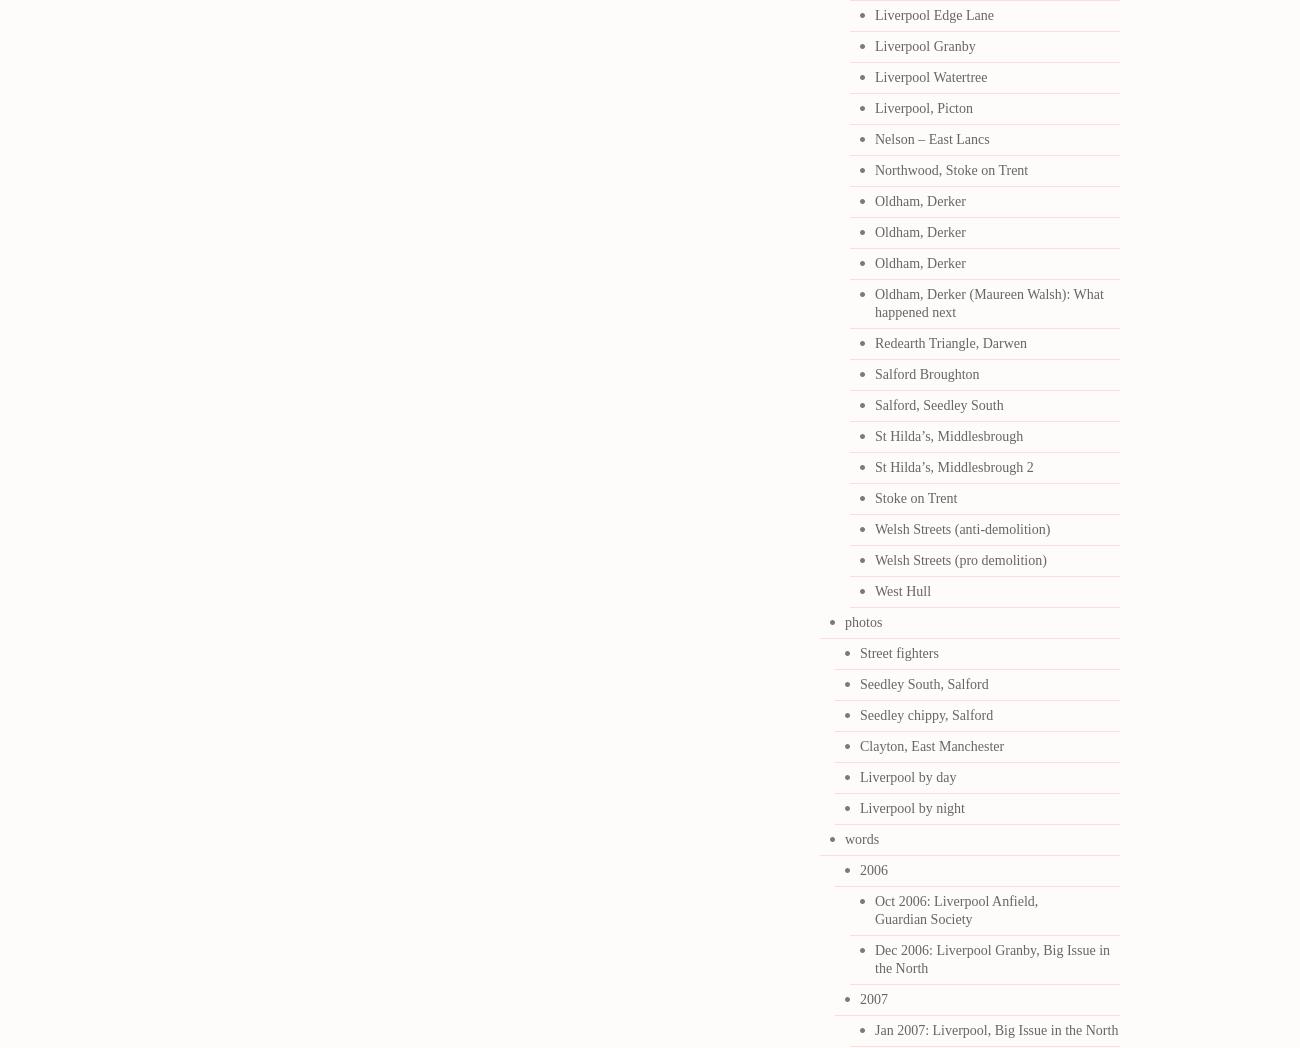  What do you see at coordinates (911, 807) in the screenshot?
I see `'Liverpool by night'` at bounding box center [911, 807].